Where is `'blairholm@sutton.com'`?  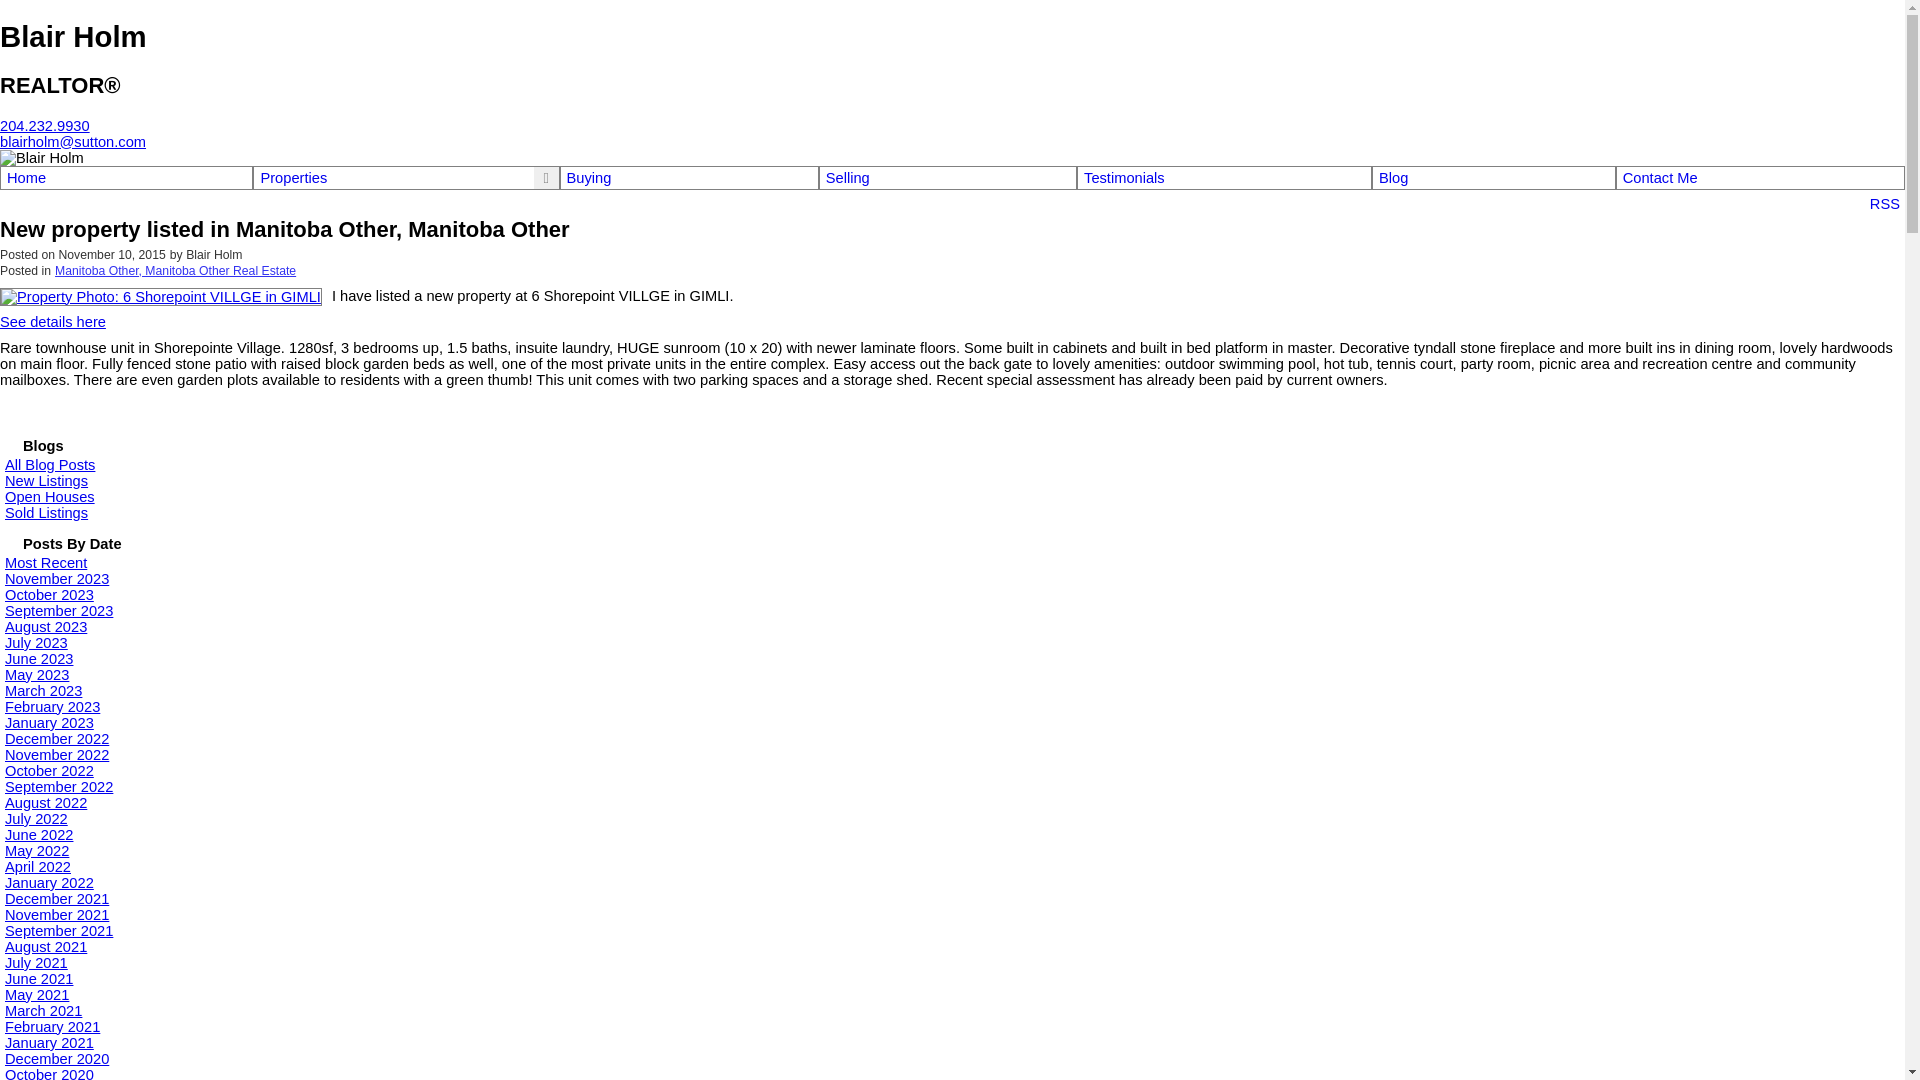
'blairholm@sutton.com' is located at coordinates (72, 141).